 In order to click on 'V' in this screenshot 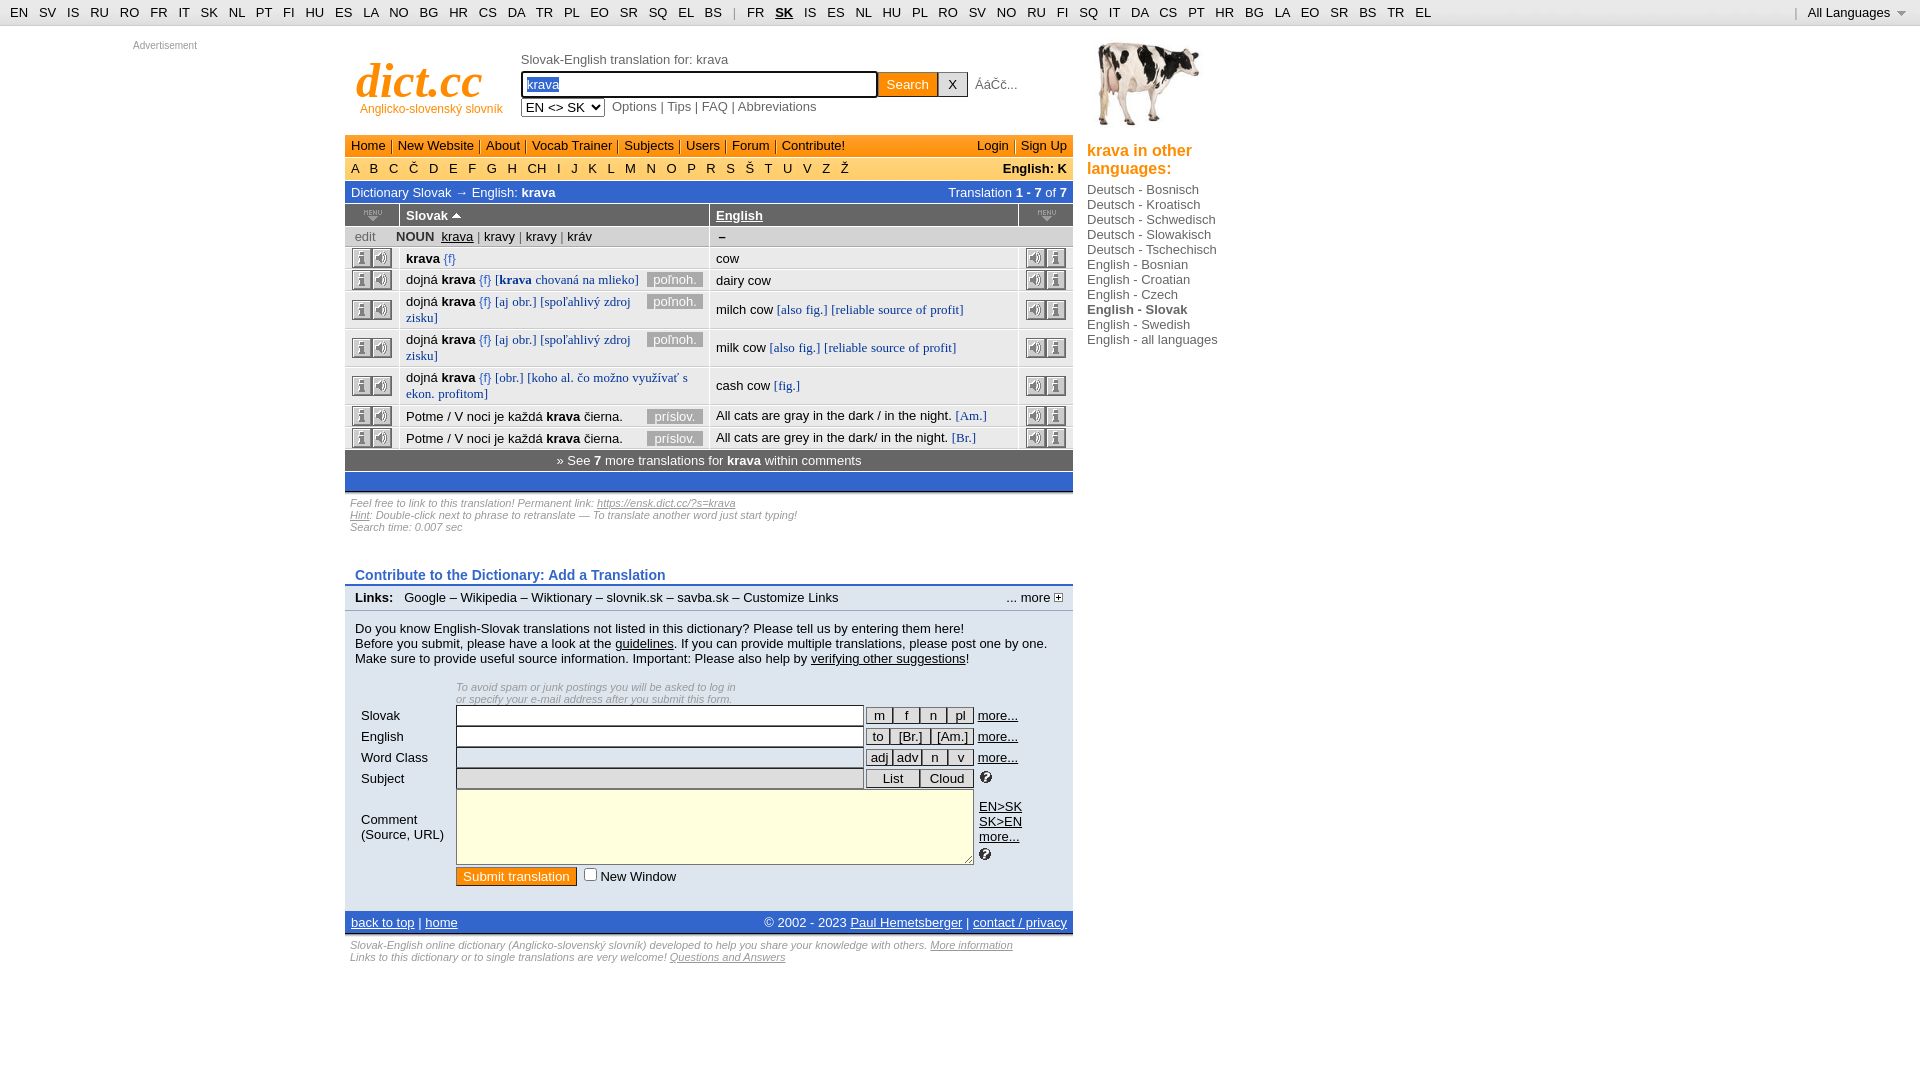, I will do `click(806, 167)`.